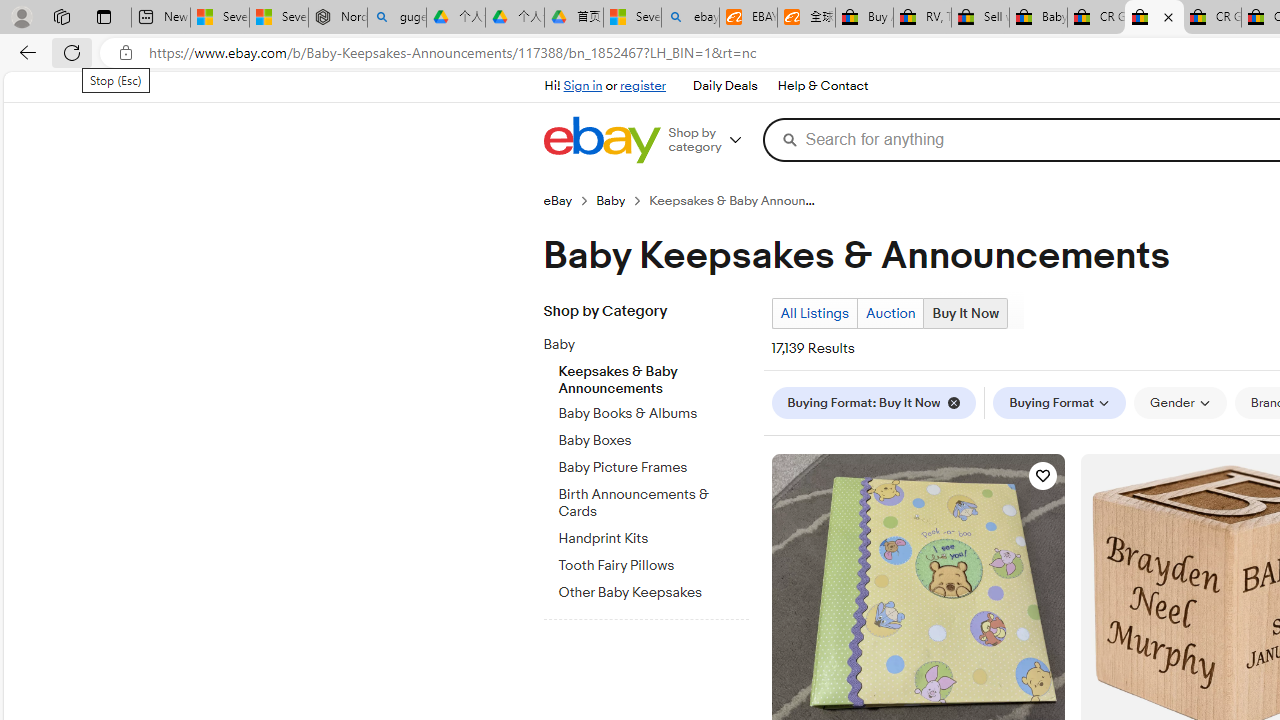 The width and height of the screenshot is (1280, 720). What do you see at coordinates (724, 86) in the screenshot?
I see `'Daily Deals'` at bounding box center [724, 86].